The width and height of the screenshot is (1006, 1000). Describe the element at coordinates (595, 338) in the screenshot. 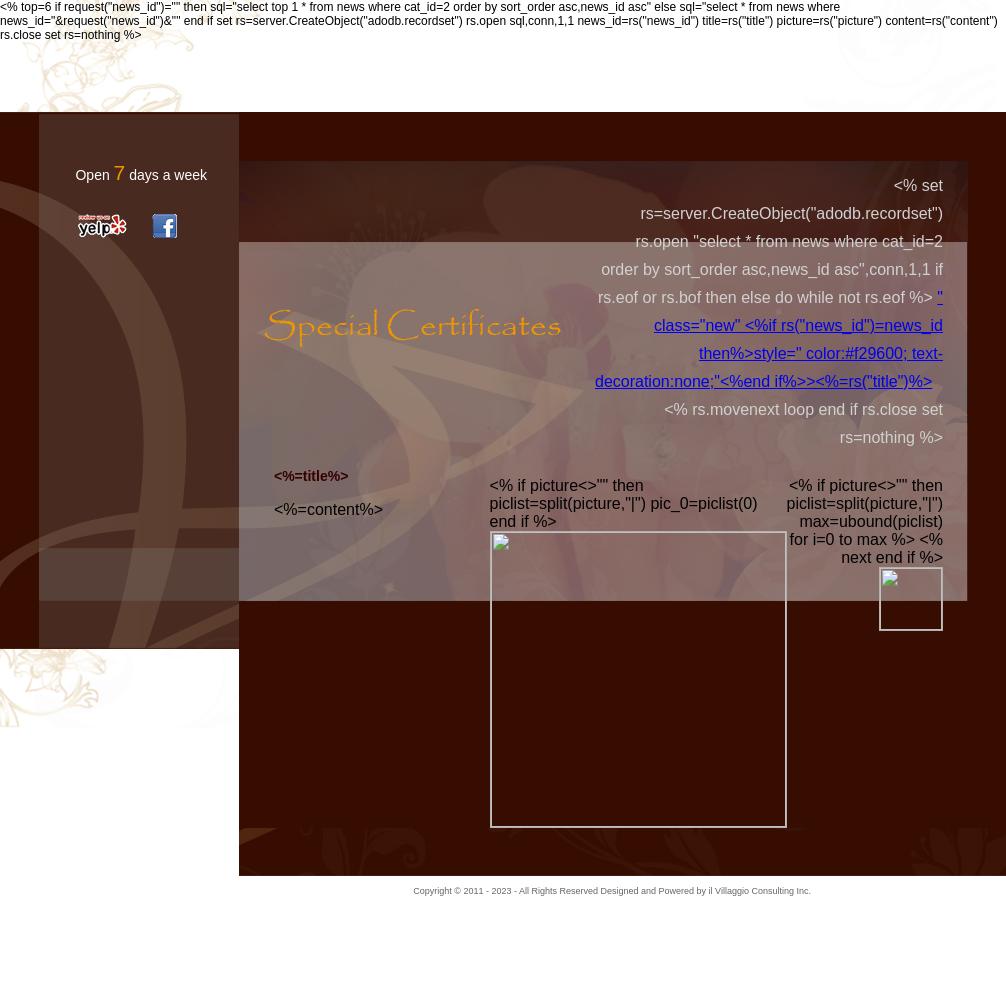

I see `'" class="new" <%if rs("news_id")=news_id then%>style=" color:#f29600; text-decoration:none;"<%end if%>><%=rs("title")%>'` at that location.